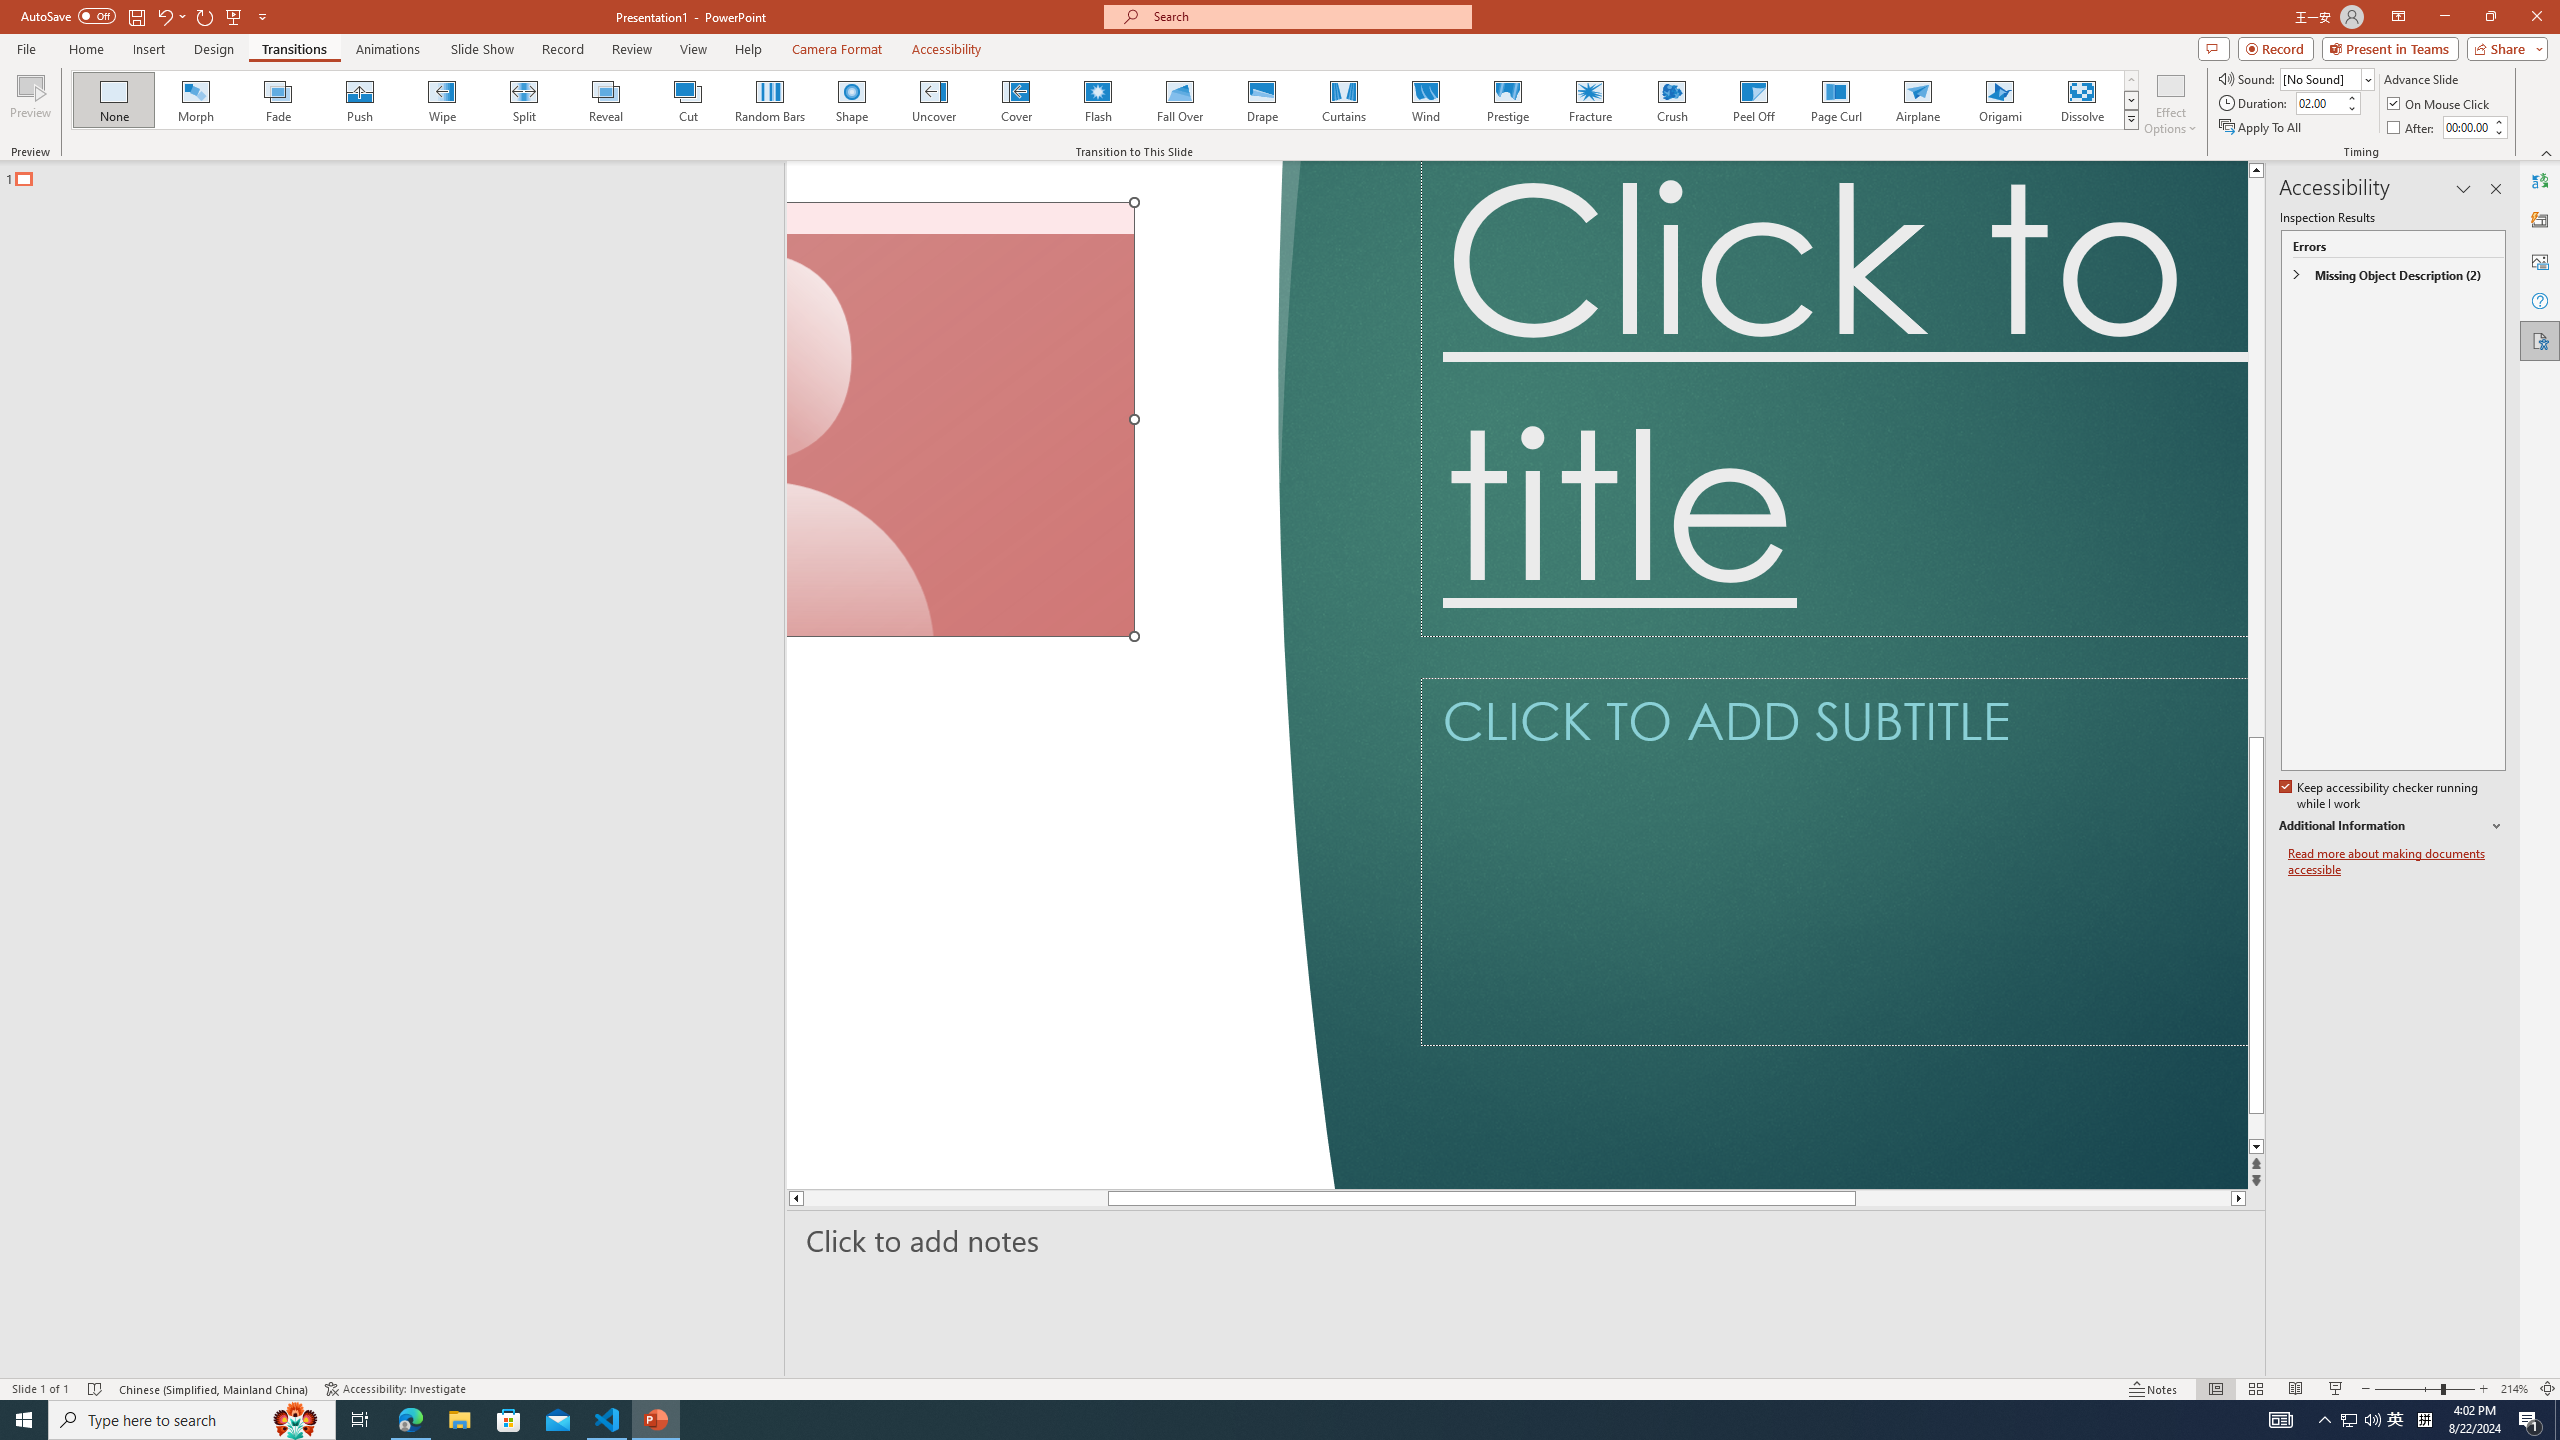 The image size is (2560, 1440). I want to click on 'Effect Options', so click(2169, 103).